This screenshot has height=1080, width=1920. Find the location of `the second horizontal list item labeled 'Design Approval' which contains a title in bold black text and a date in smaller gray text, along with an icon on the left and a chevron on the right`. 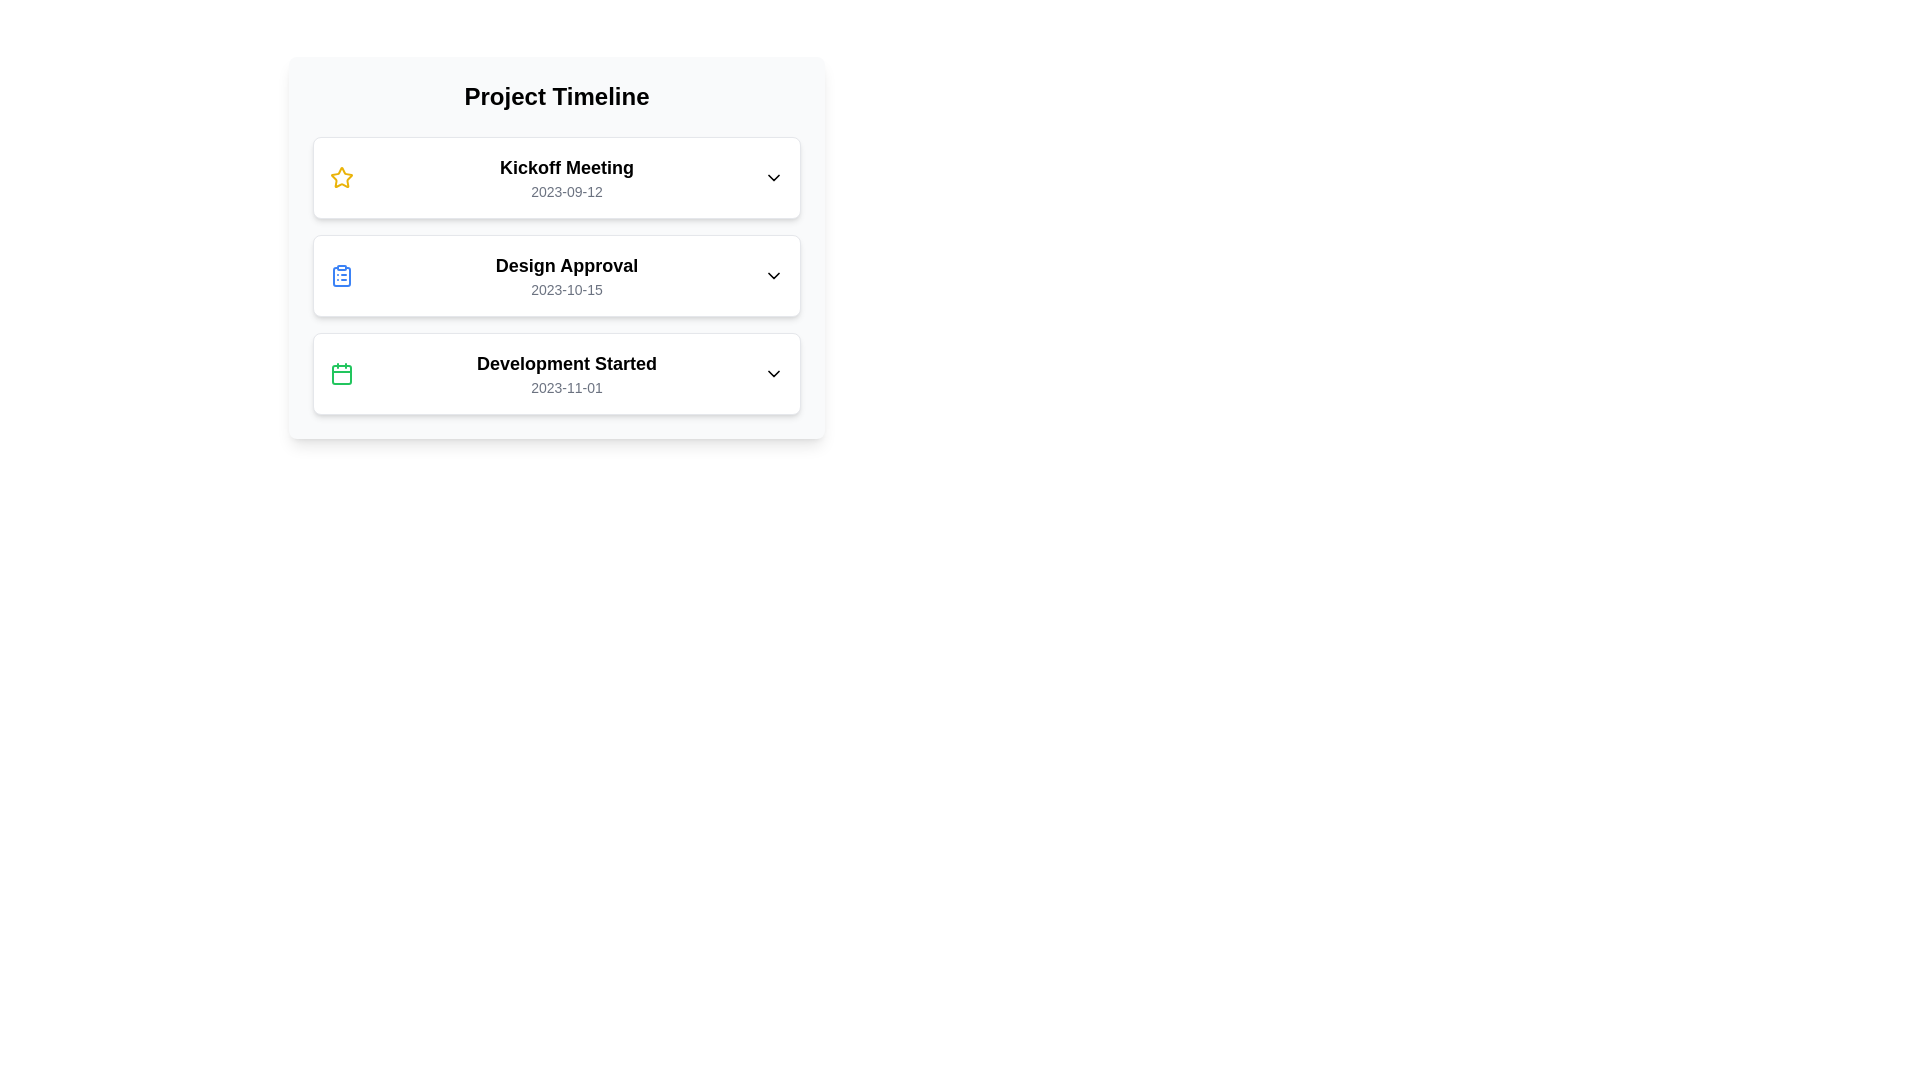

the second horizontal list item labeled 'Design Approval' which contains a title in bold black text and a date in smaller gray text, along with an icon on the left and a chevron on the right is located at coordinates (556, 276).